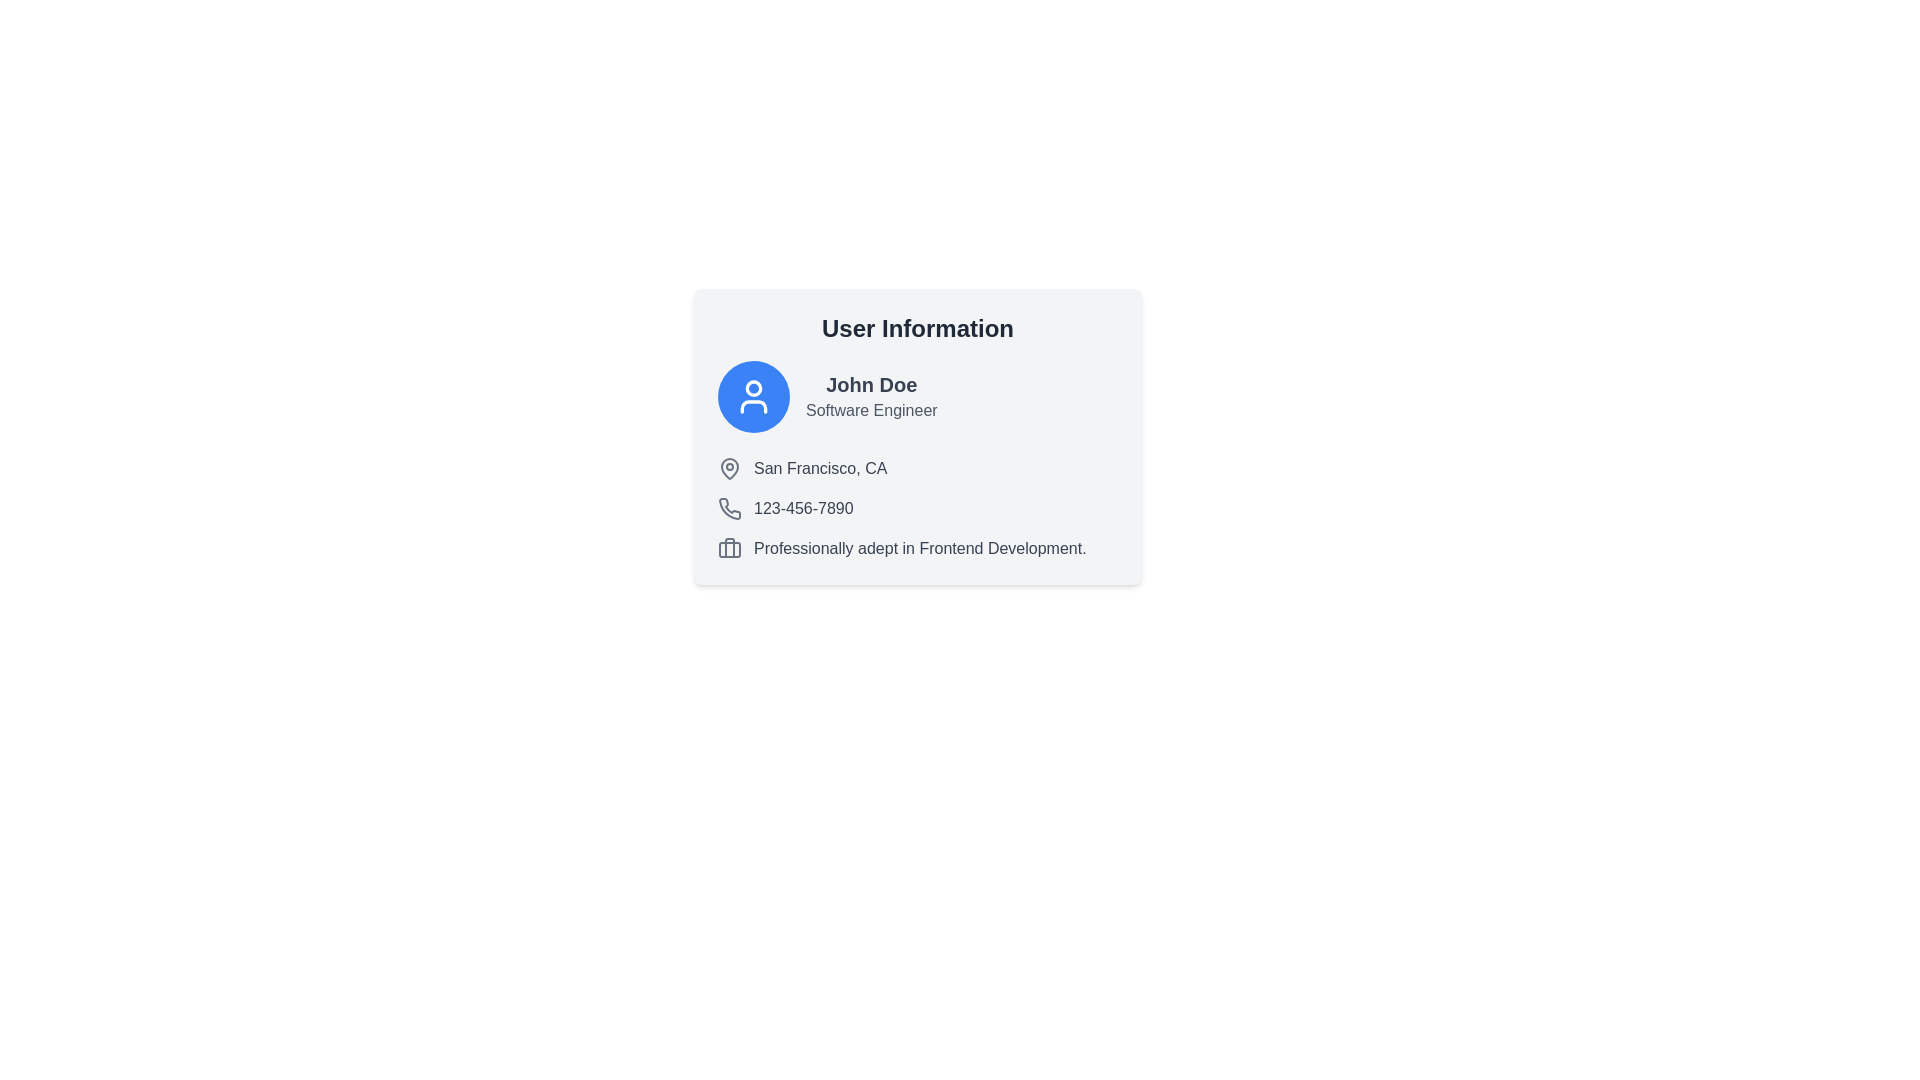 The image size is (1920, 1080). What do you see at coordinates (728, 548) in the screenshot?
I see `the icon that symbolizes professional experience, located to the left of the text 'Professionally adept in Frontend Development'` at bounding box center [728, 548].